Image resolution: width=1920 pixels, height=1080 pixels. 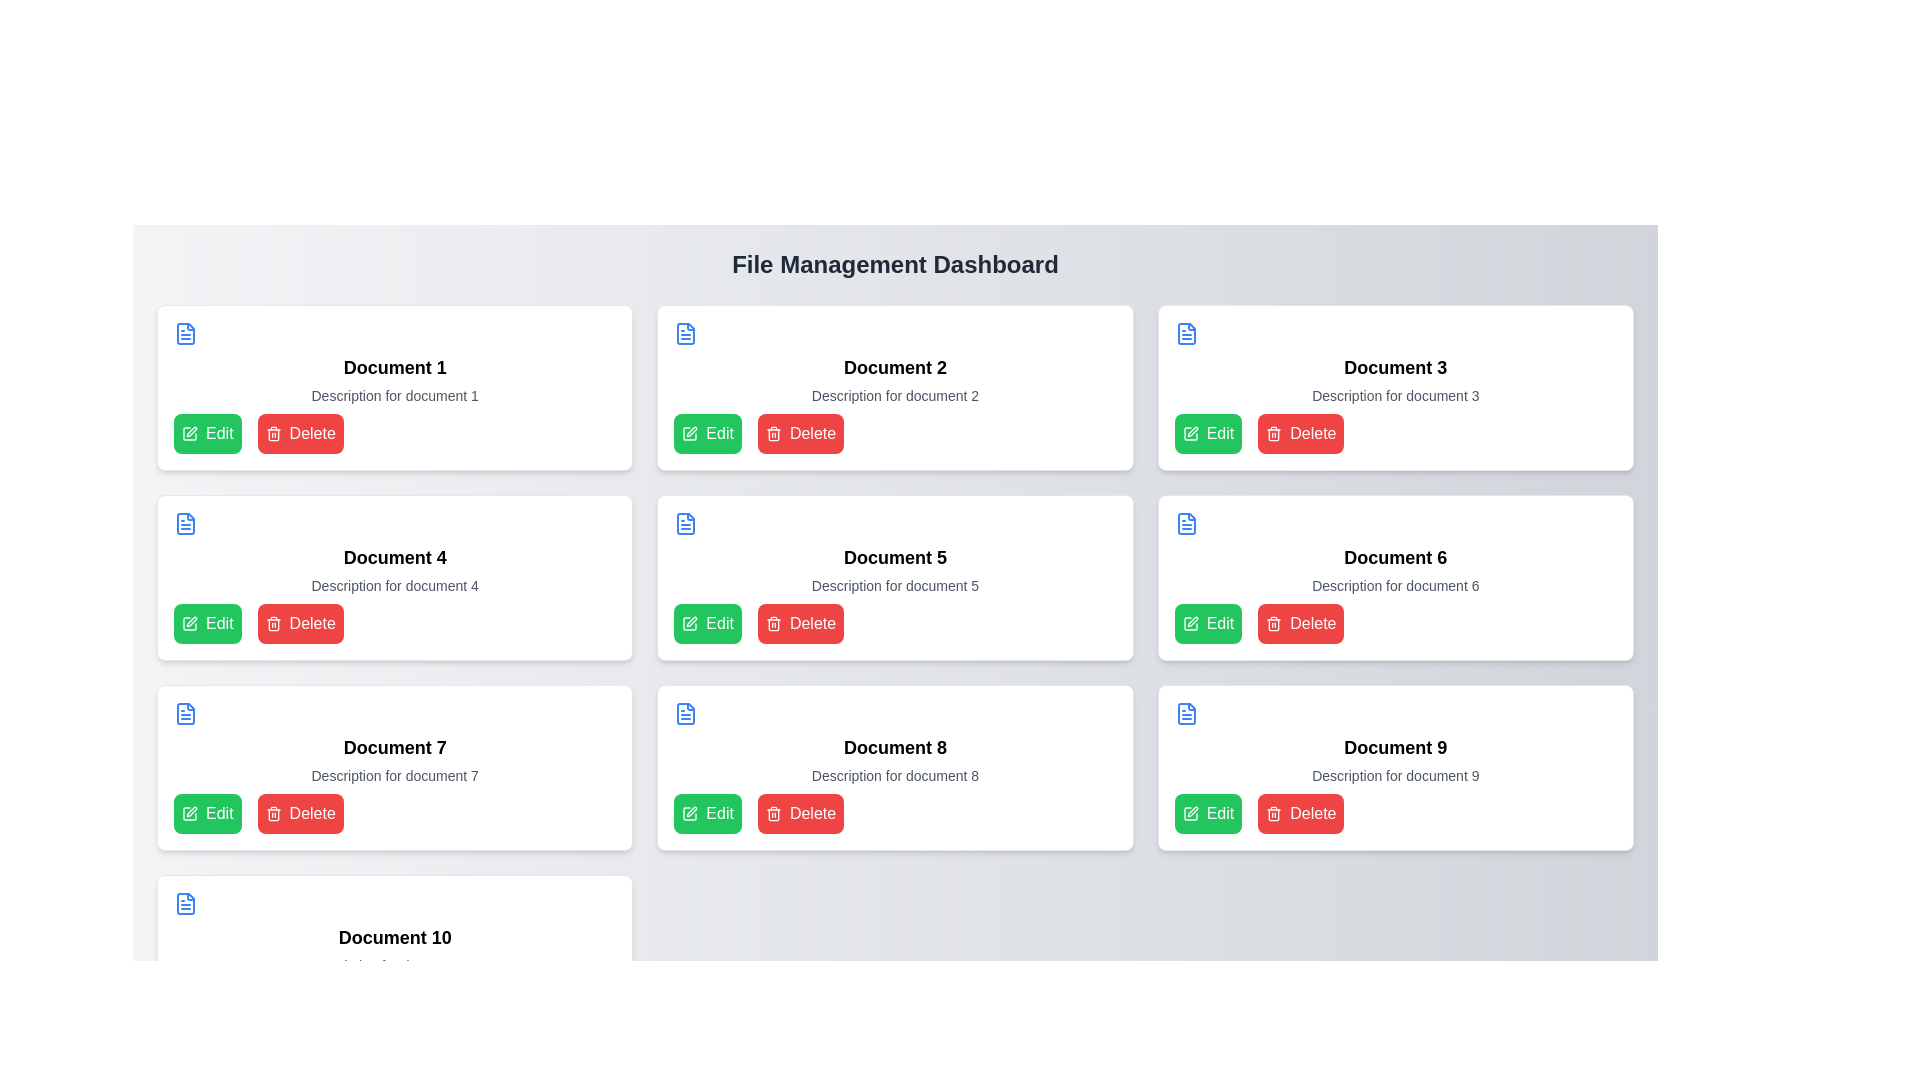 What do you see at coordinates (1394, 748) in the screenshot?
I see `the text label displaying the title of 'Document 9' located at the top of the document card in the fourth column and third row of the grid layout` at bounding box center [1394, 748].